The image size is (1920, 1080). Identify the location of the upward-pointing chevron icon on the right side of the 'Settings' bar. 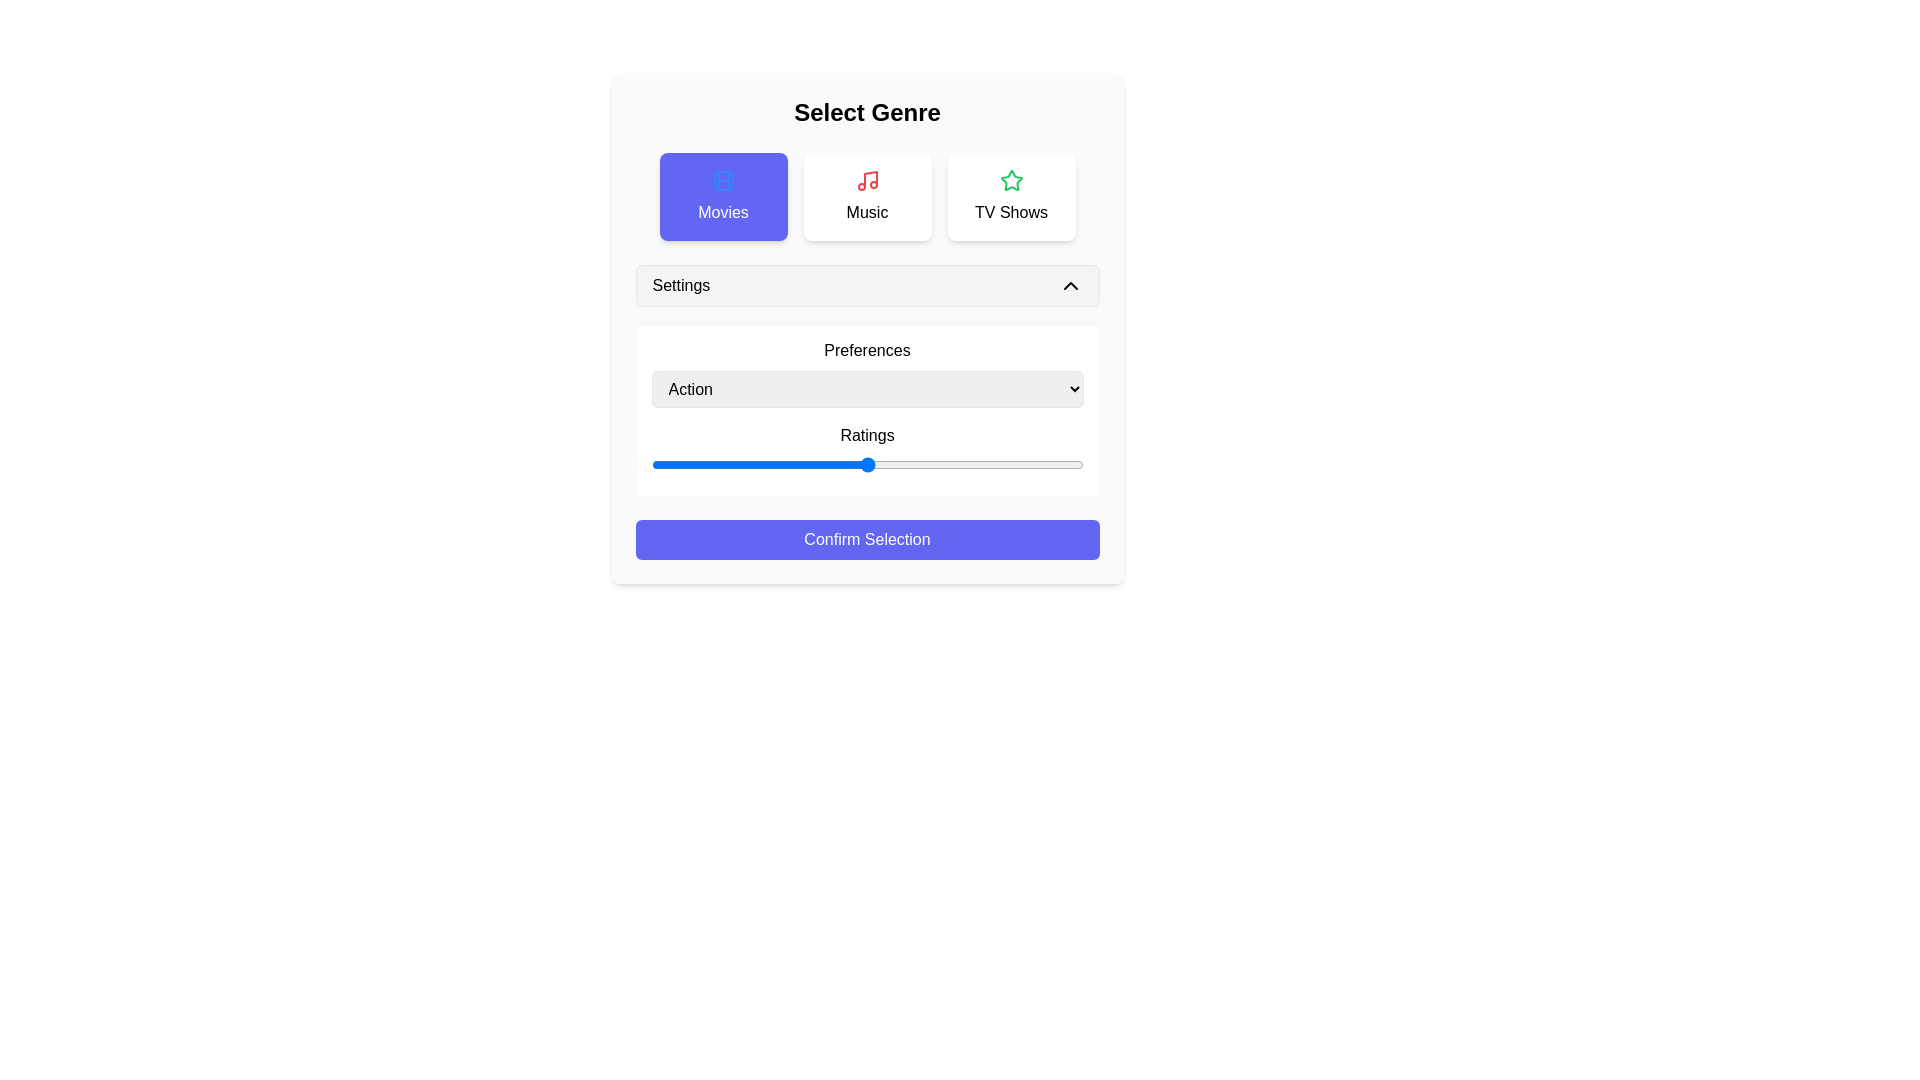
(1069, 285).